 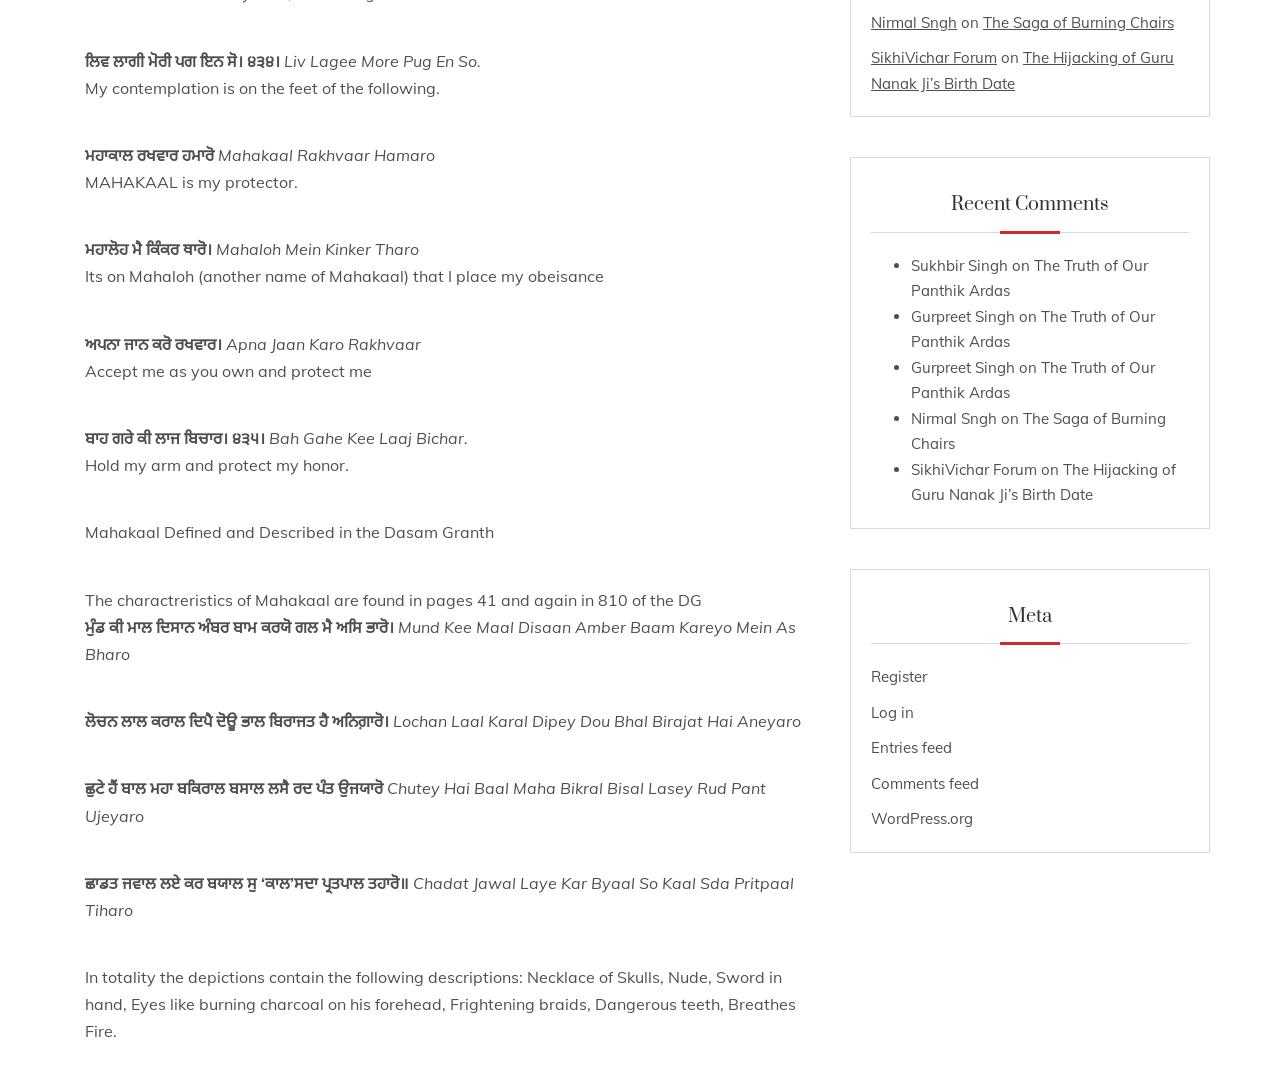 I want to click on 'Lochan Laal Karal Dipey Dou Bhal Birajat Hai Aneyaro', so click(x=595, y=719).